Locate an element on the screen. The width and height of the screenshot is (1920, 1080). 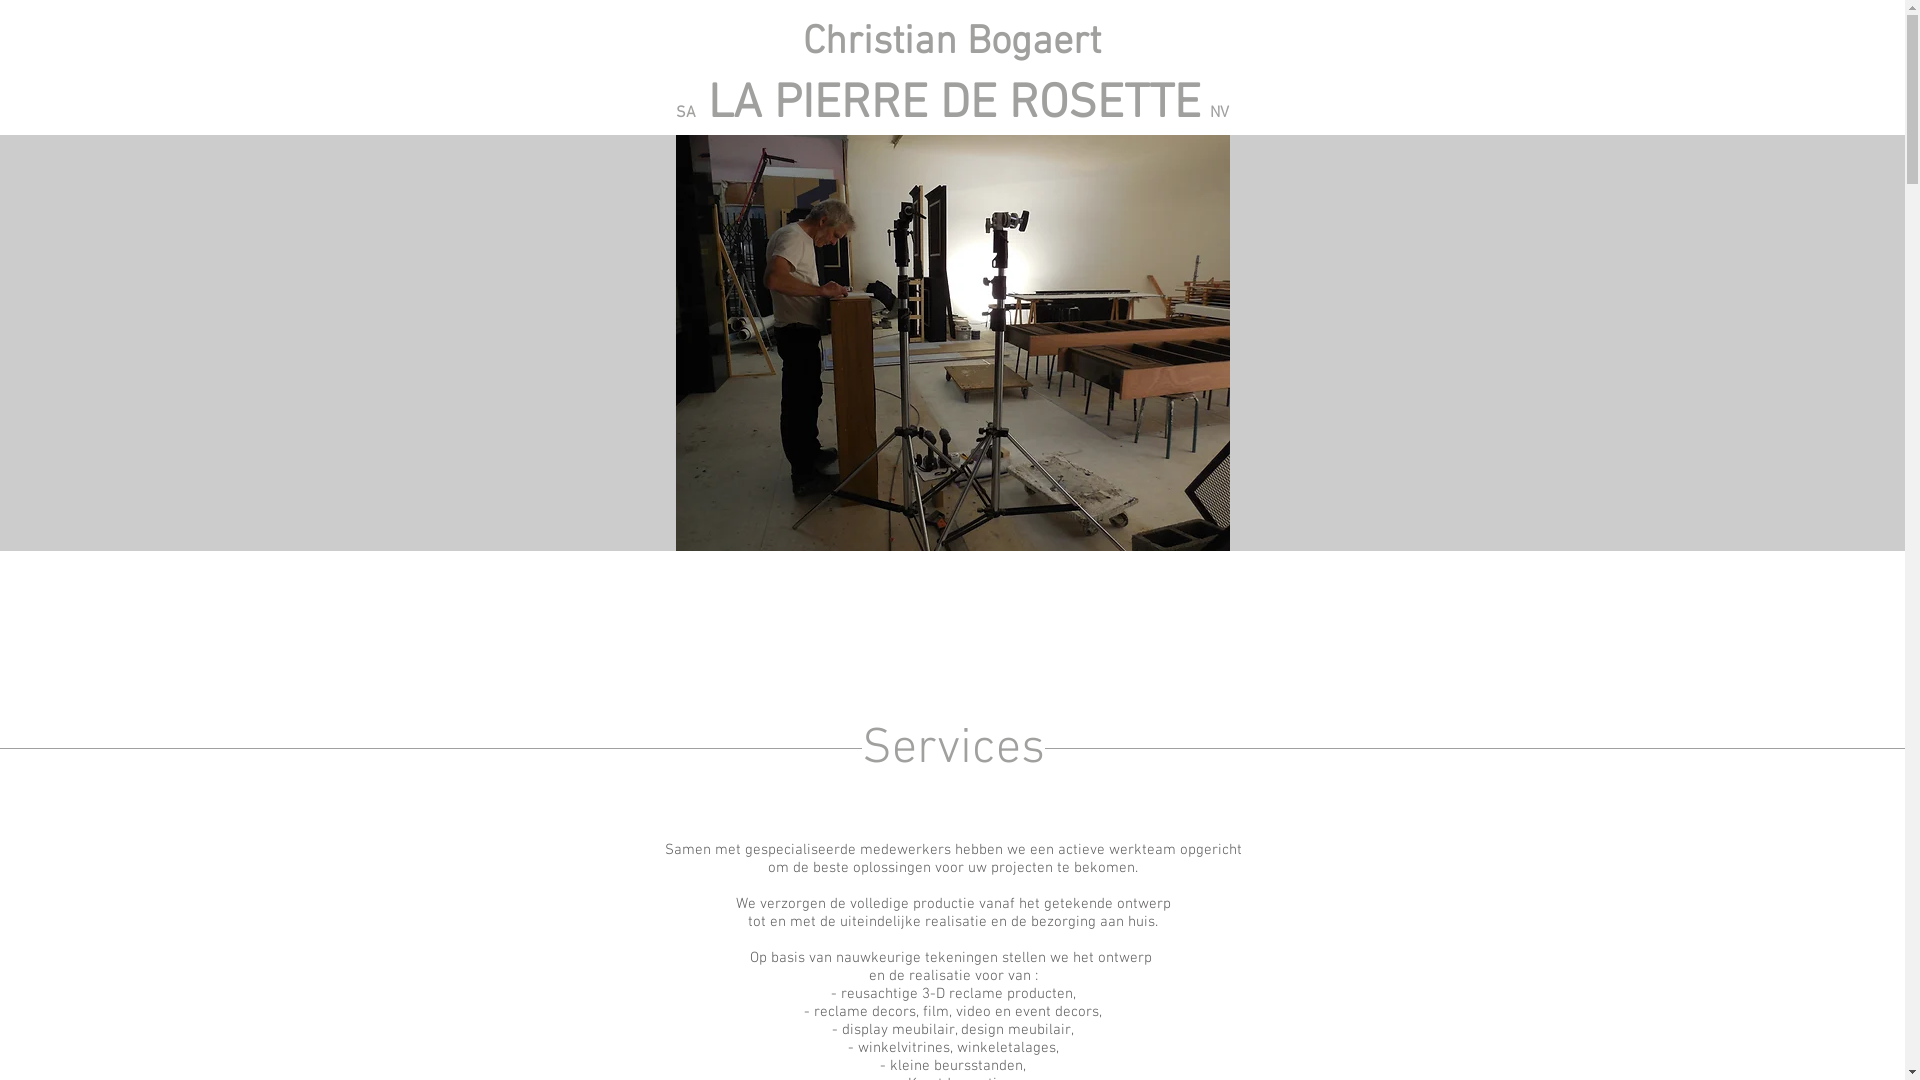
'Christian Bogaert' is located at coordinates (950, 42).